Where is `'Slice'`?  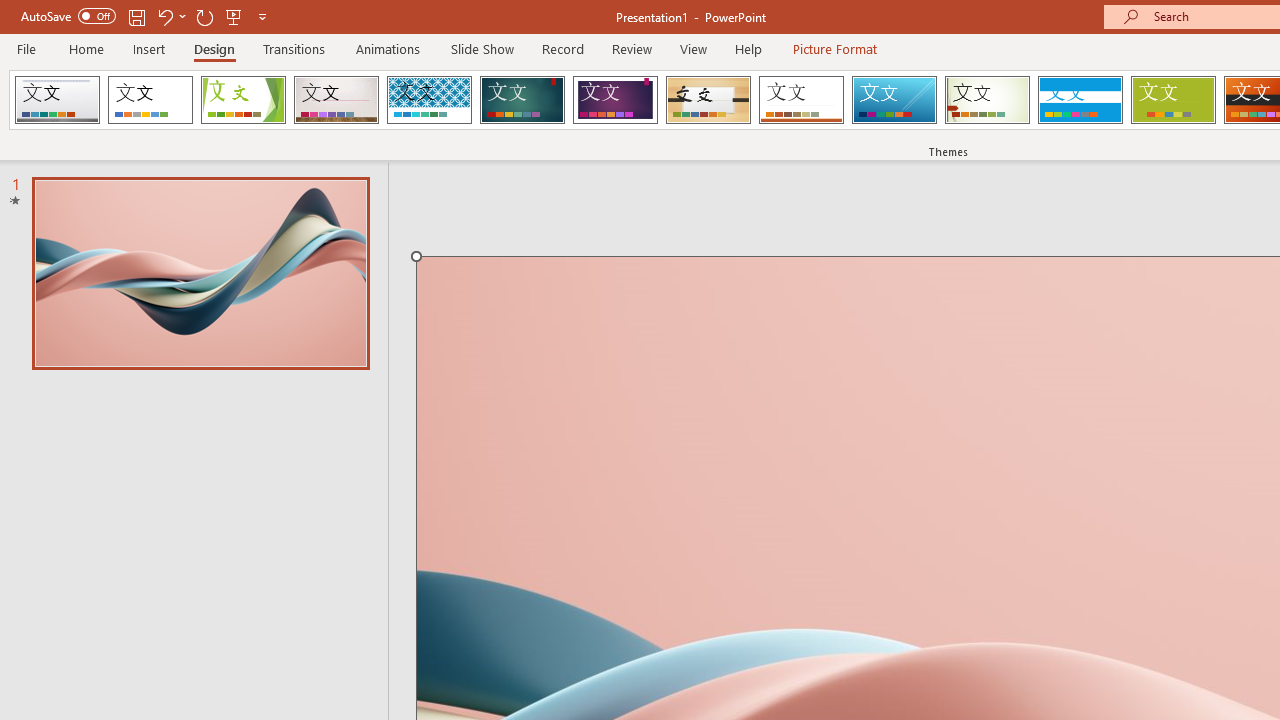
'Slice' is located at coordinates (893, 100).